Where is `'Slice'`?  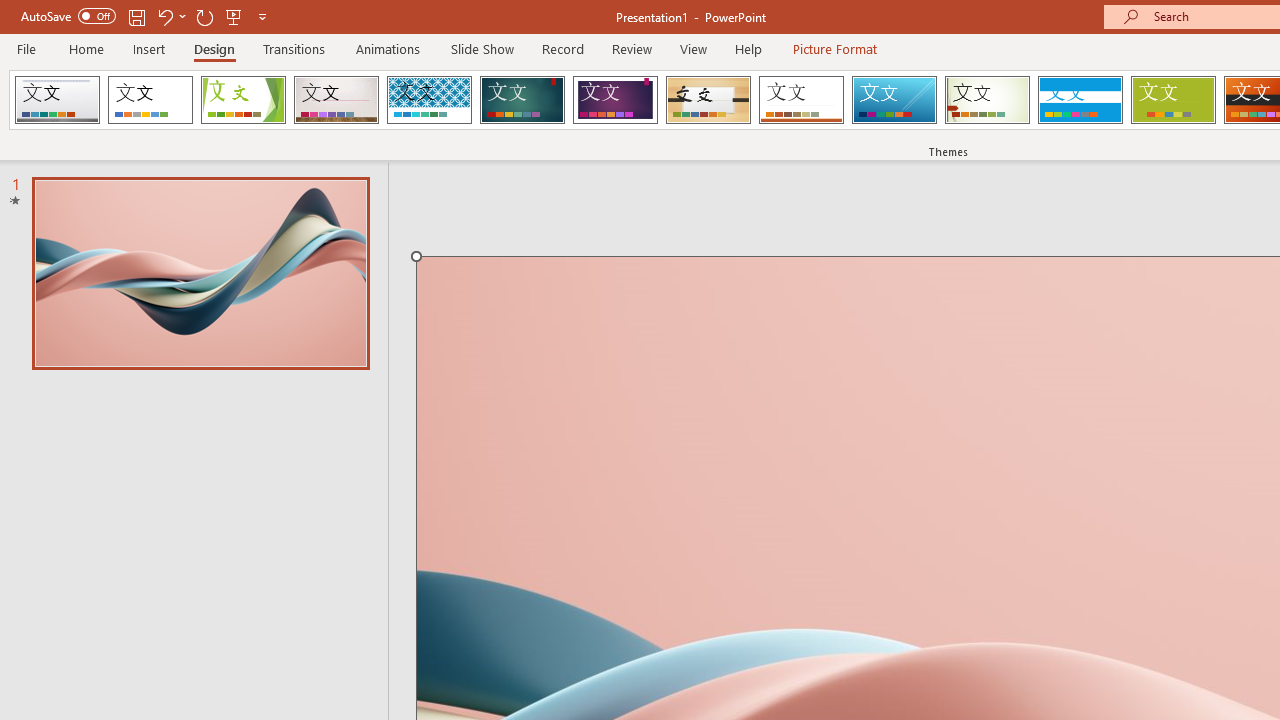
'Slice' is located at coordinates (893, 100).